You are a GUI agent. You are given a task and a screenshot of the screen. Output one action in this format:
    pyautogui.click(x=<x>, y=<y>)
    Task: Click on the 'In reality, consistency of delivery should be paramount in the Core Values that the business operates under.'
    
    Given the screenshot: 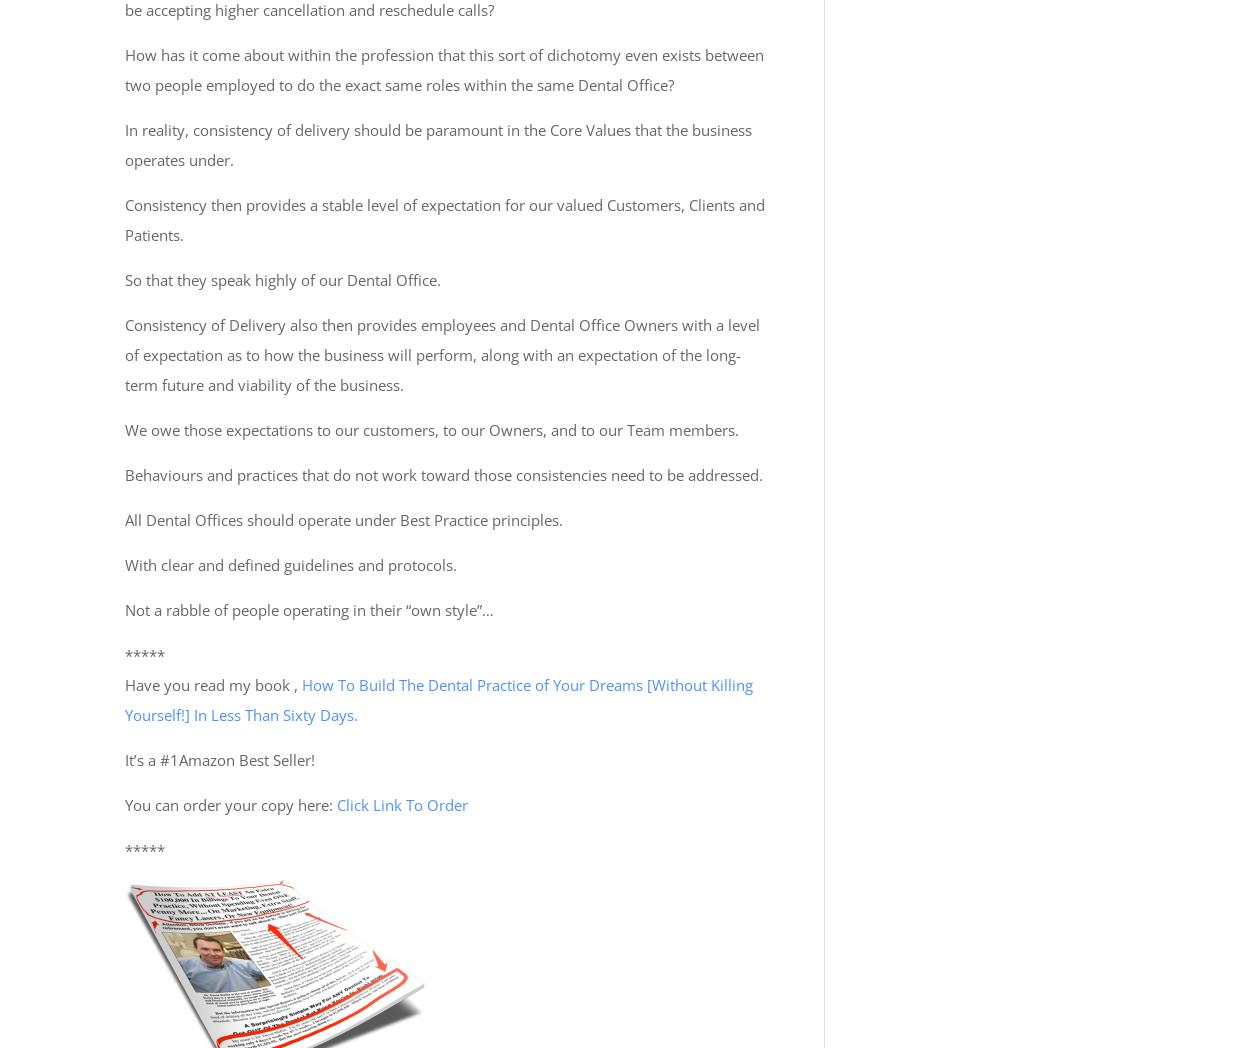 What is the action you would take?
    pyautogui.click(x=438, y=145)
    